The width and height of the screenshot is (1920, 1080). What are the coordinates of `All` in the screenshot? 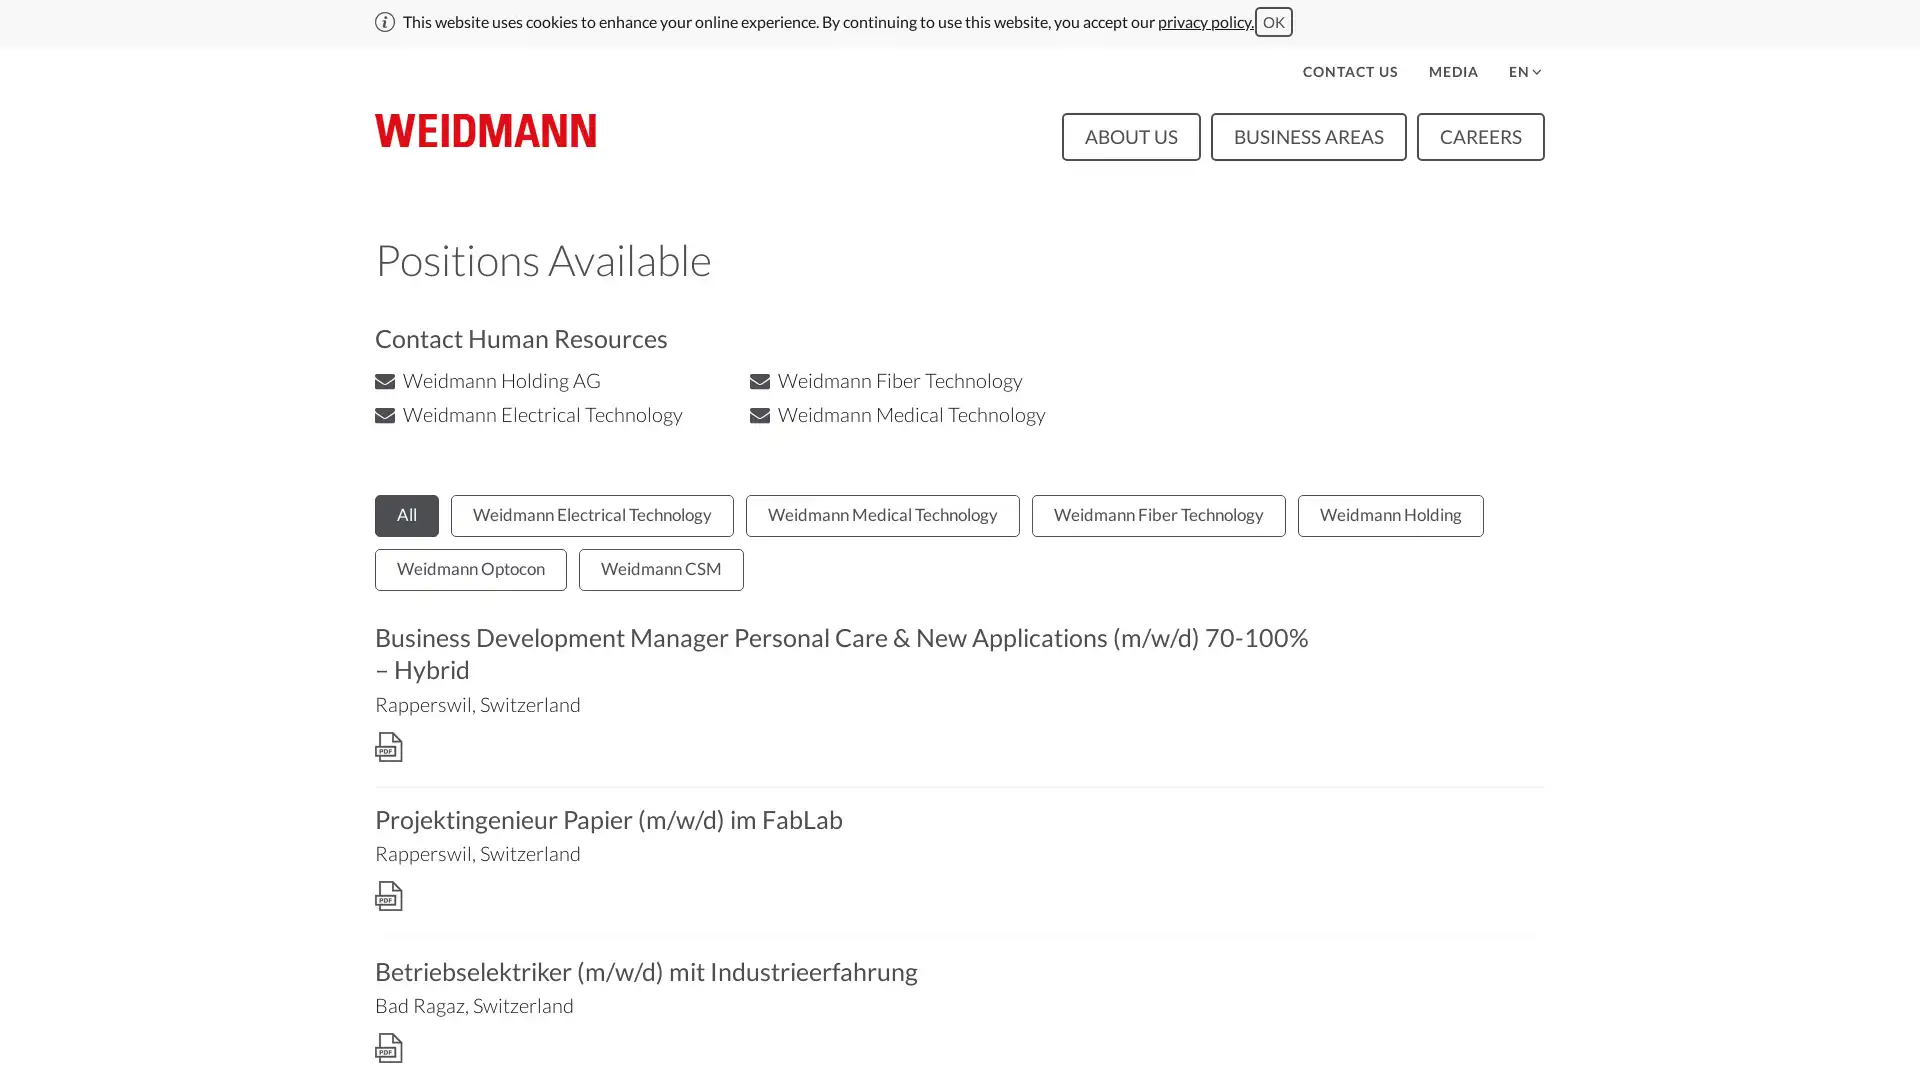 It's located at (406, 469).